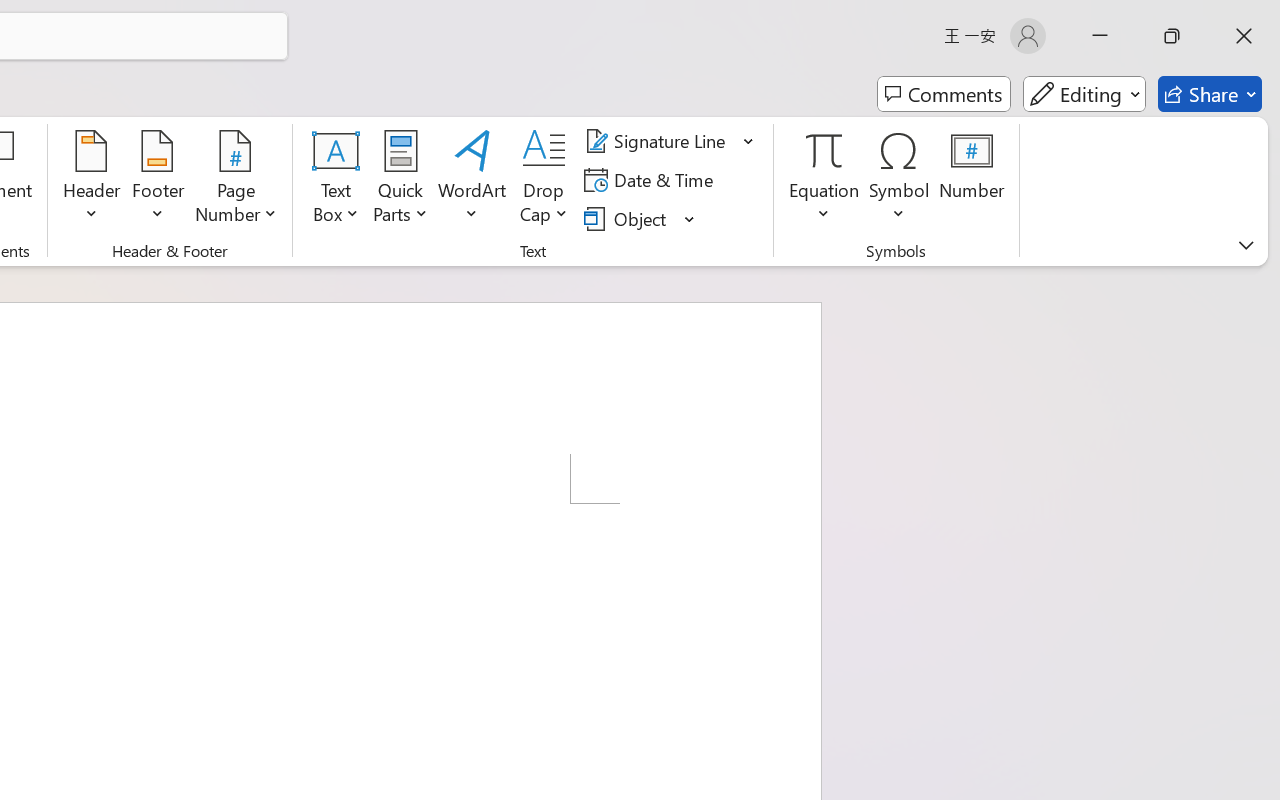 The height and width of the screenshot is (800, 1280). I want to click on 'Header', so click(91, 179).